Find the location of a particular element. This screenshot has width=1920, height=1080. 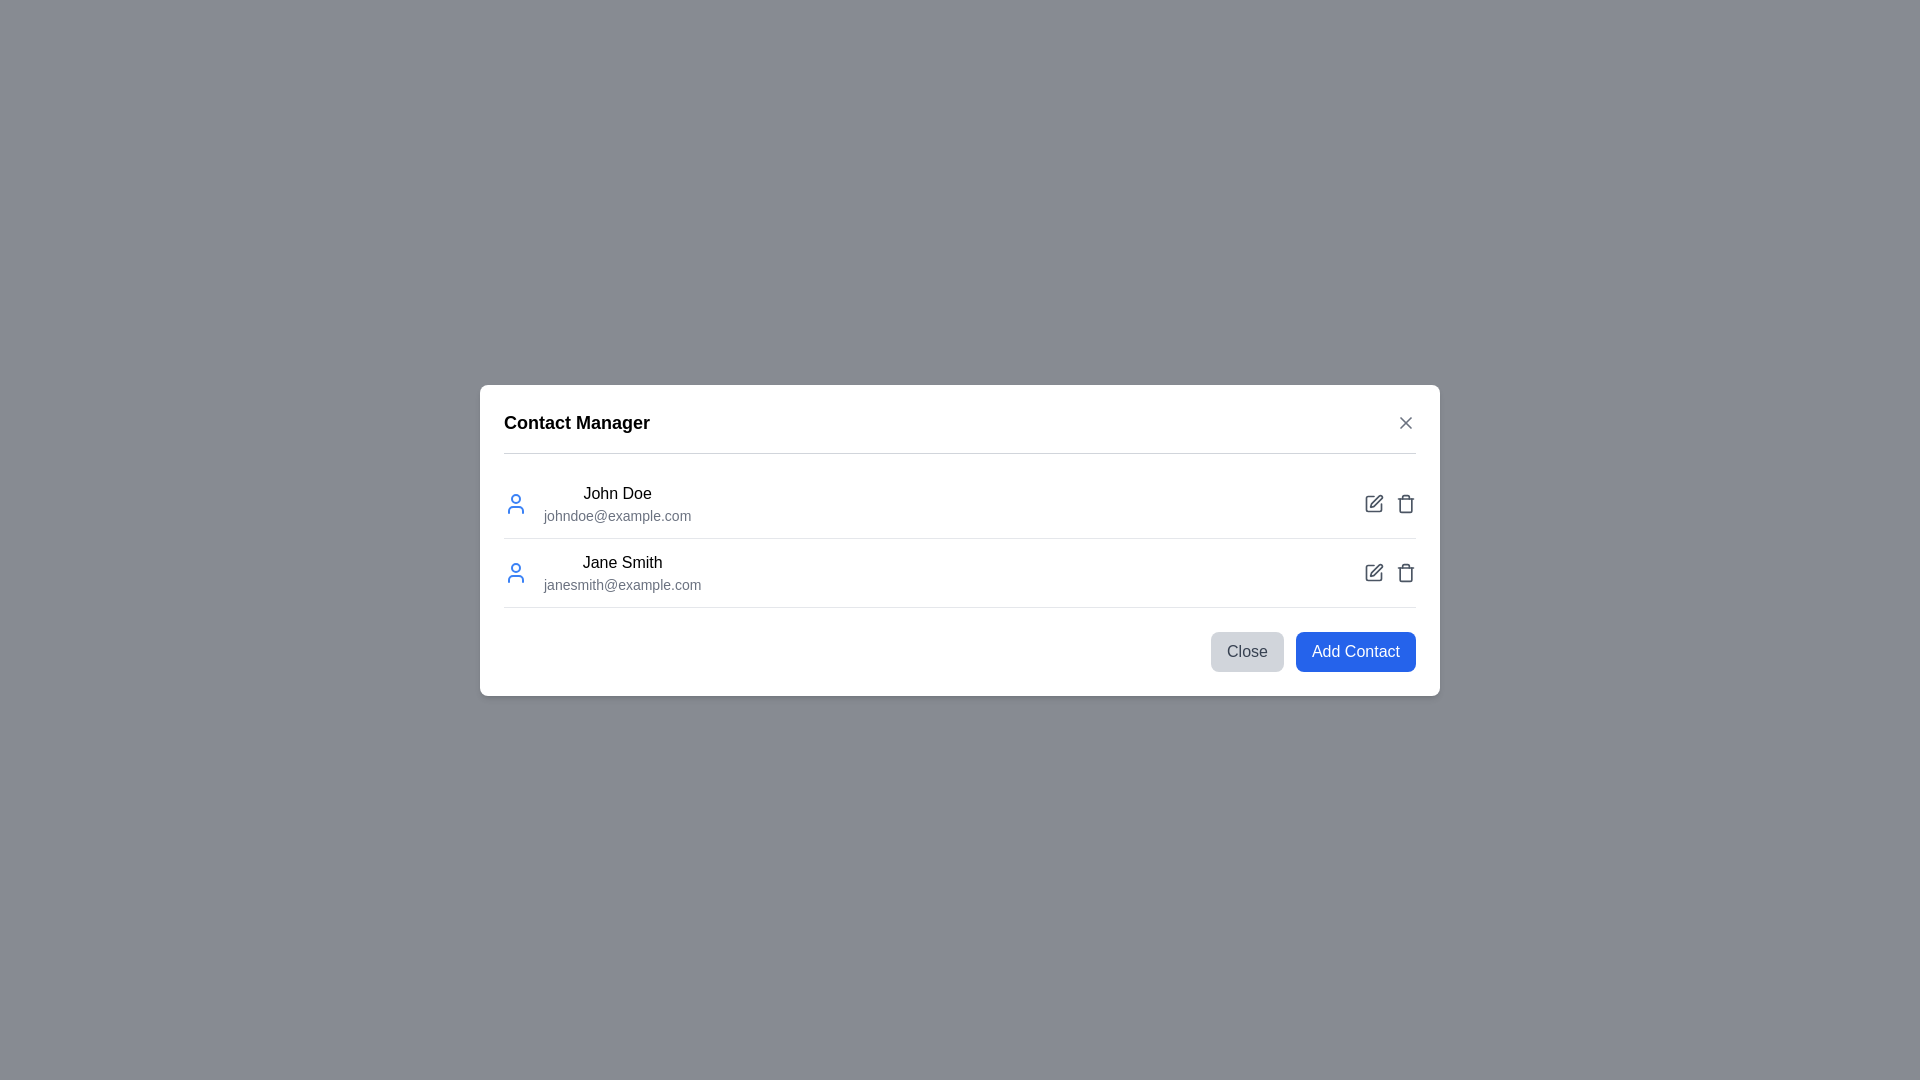

the edit icon button located towards the right side of the second row in the contact list is located at coordinates (1375, 570).